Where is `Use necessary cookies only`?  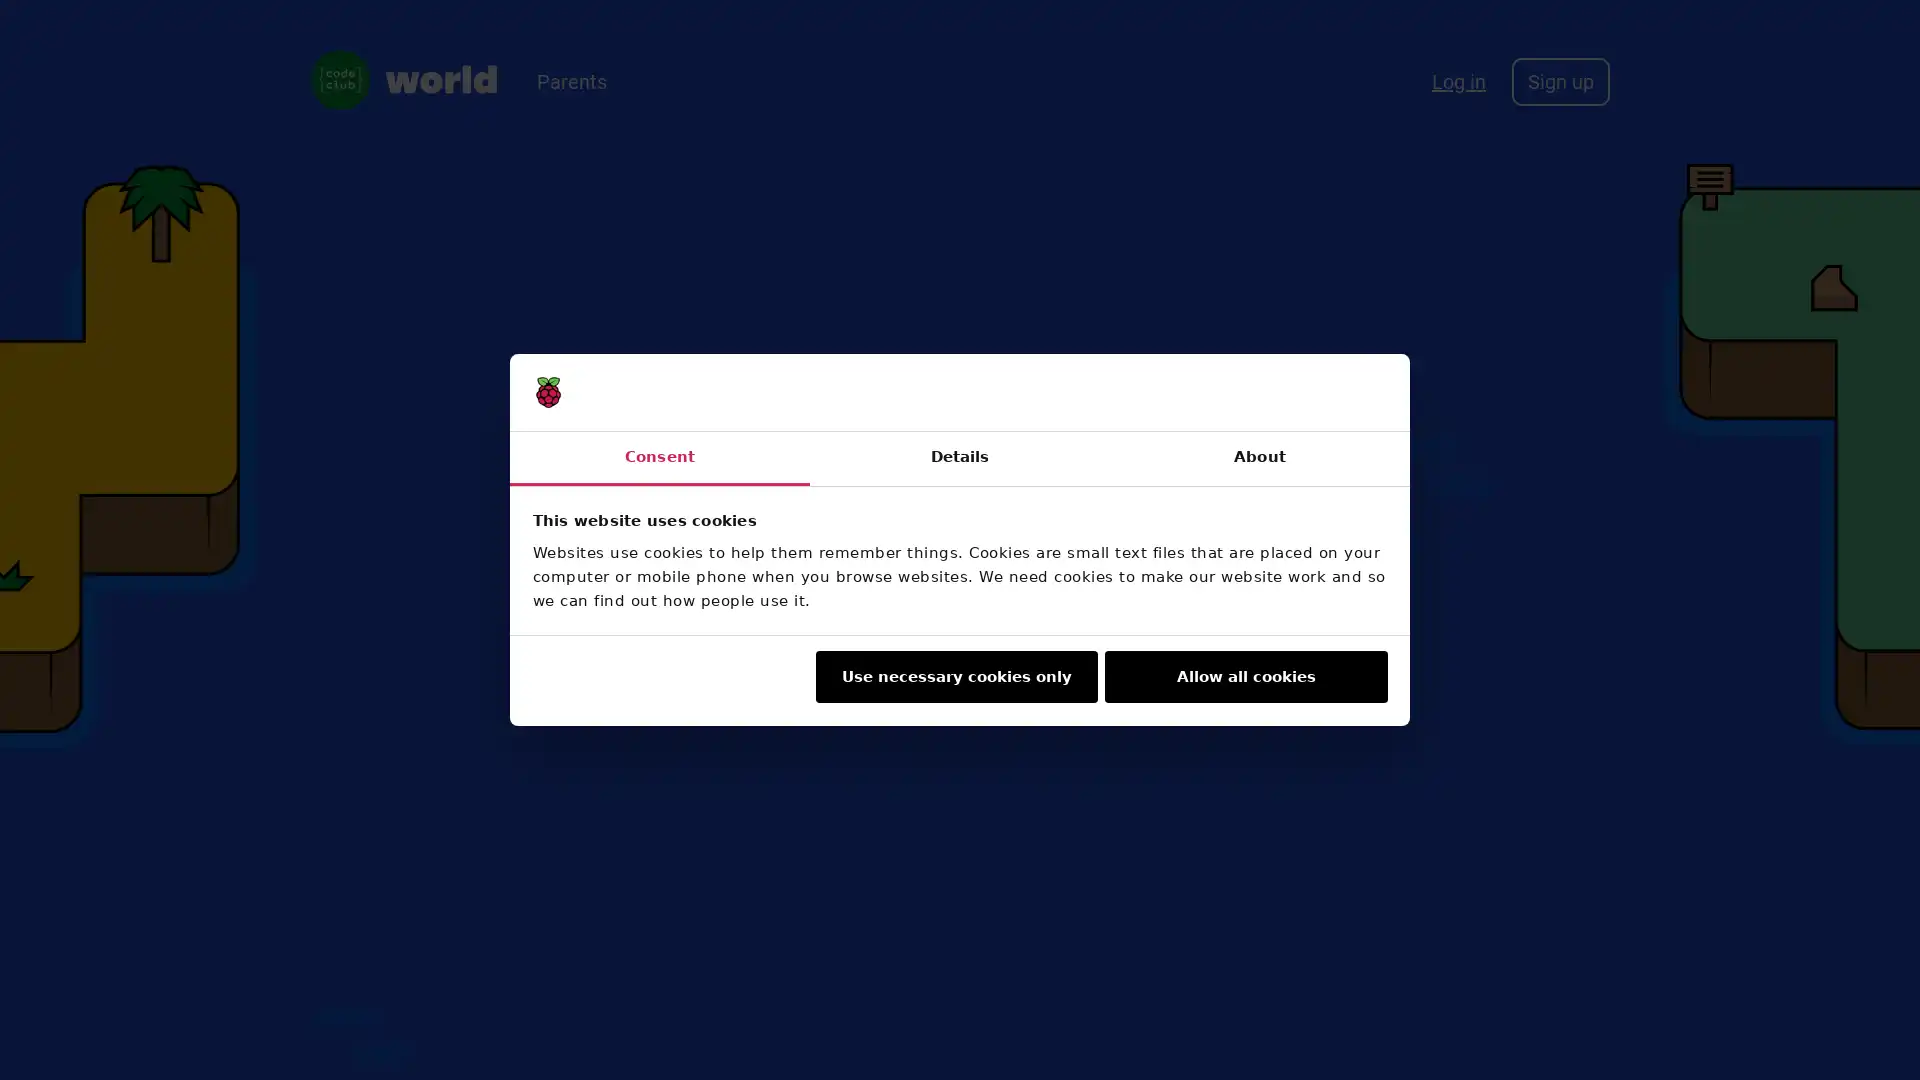 Use necessary cookies only is located at coordinates (954, 676).